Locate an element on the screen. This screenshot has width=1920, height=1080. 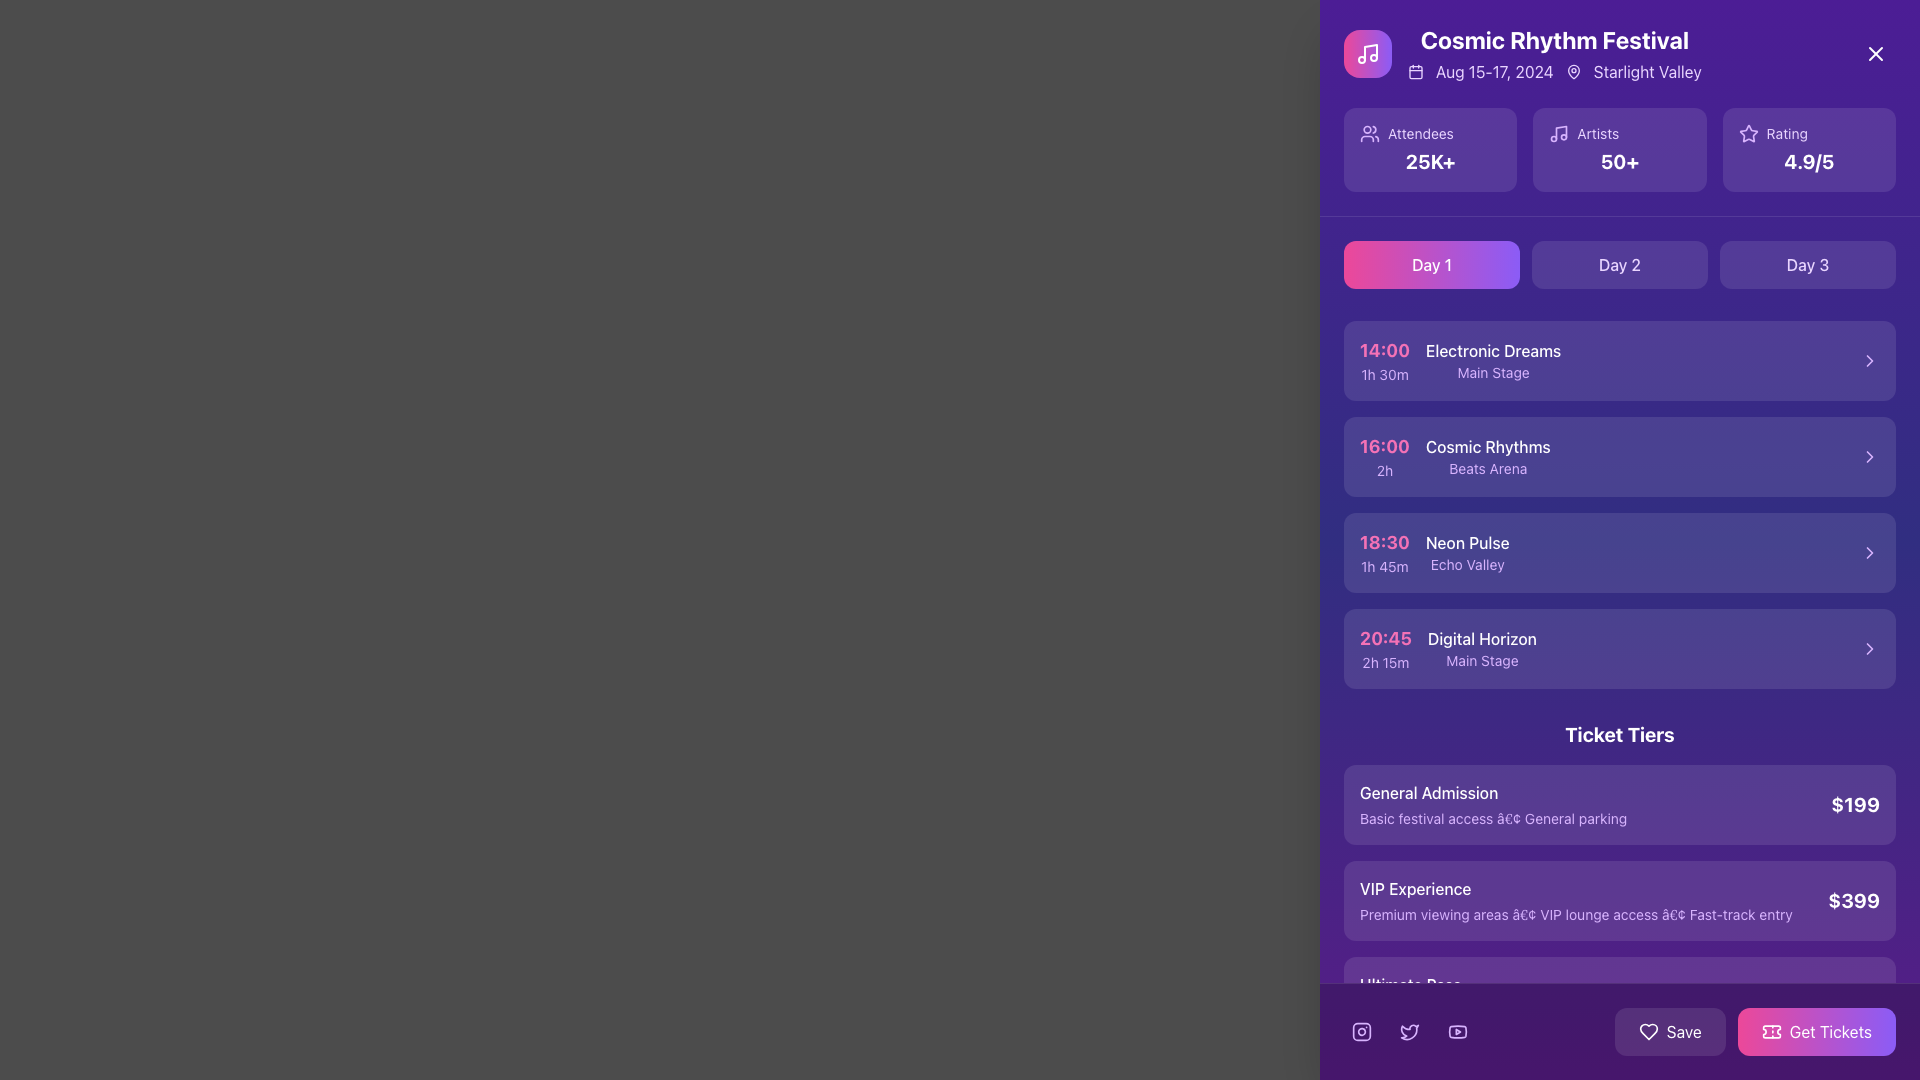
the circular button with a purple background and a white outline icon of a bird, which is the second button from the left in the row of three social media buttons at the bottom center of the interface is located at coordinates (1409, 1032).